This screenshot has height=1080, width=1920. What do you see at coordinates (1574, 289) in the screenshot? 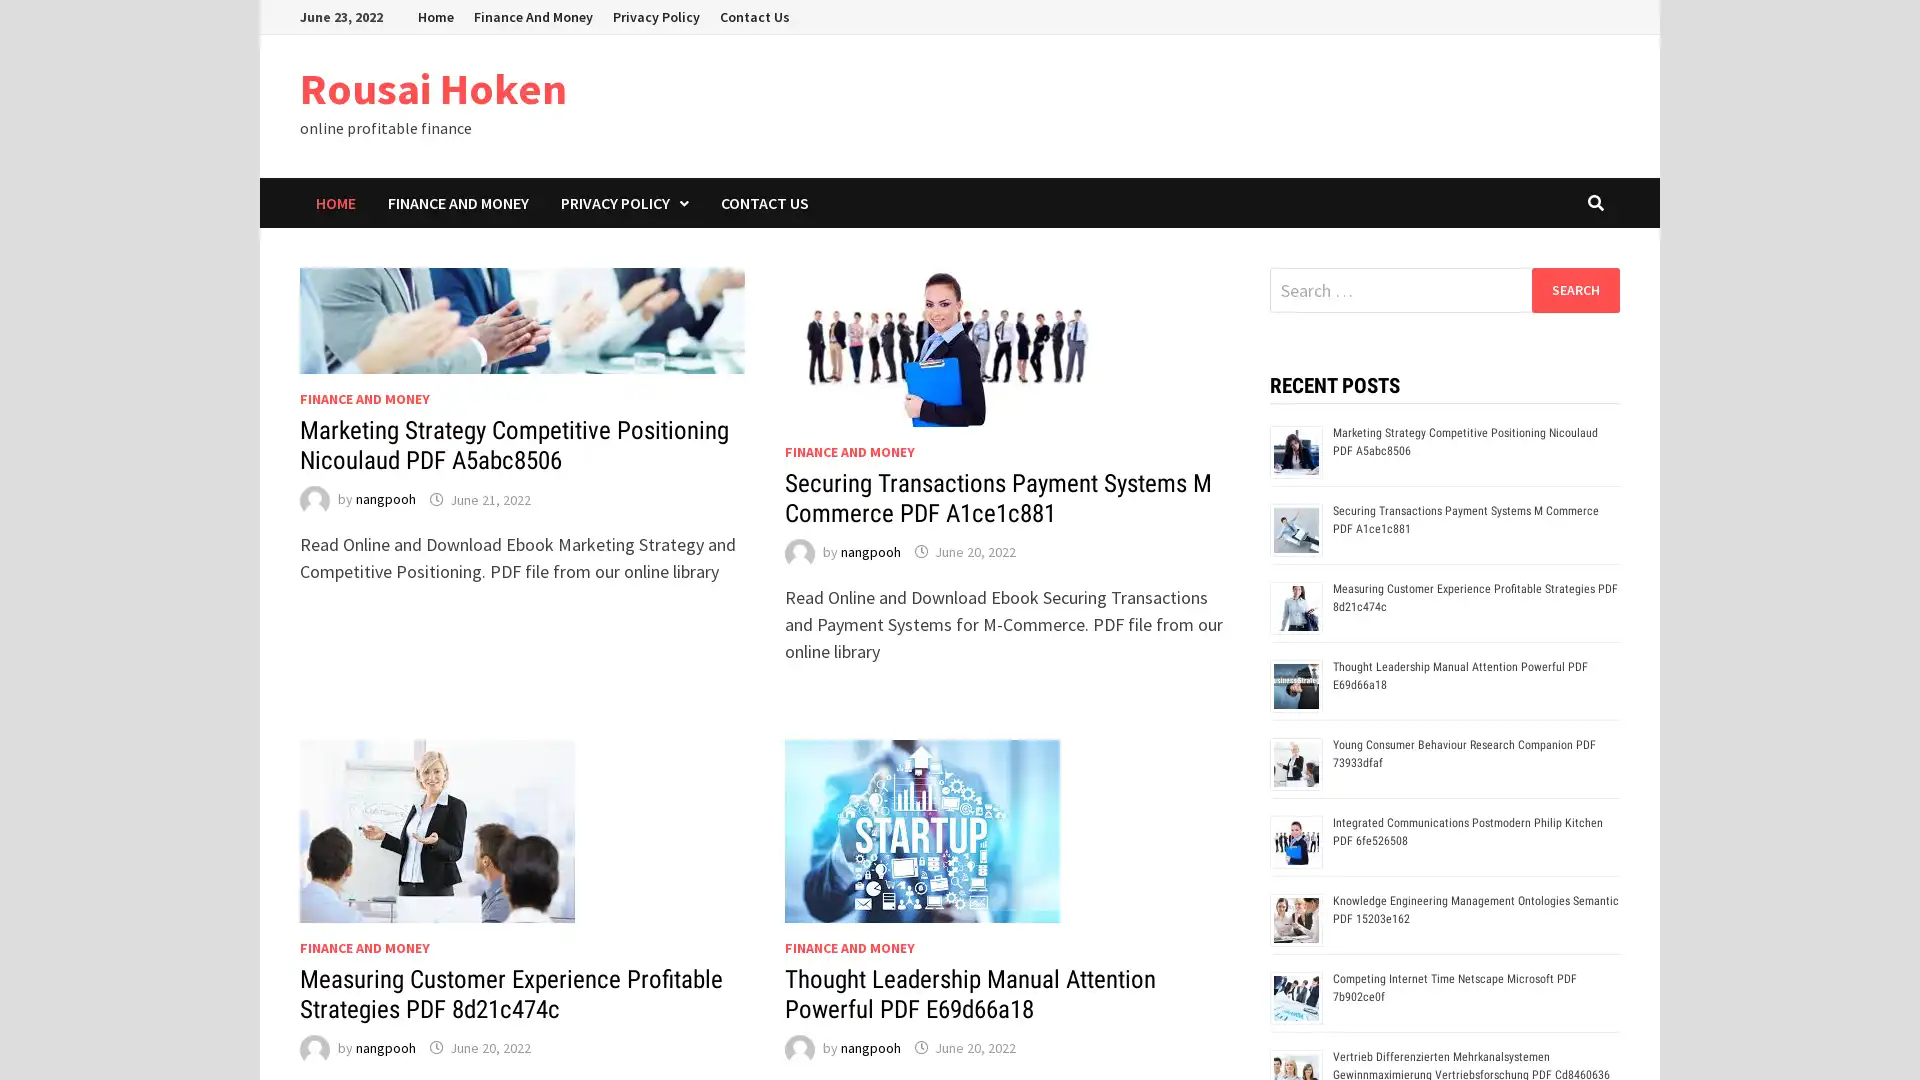
I see `Search` at bounding box center [1574, 289].